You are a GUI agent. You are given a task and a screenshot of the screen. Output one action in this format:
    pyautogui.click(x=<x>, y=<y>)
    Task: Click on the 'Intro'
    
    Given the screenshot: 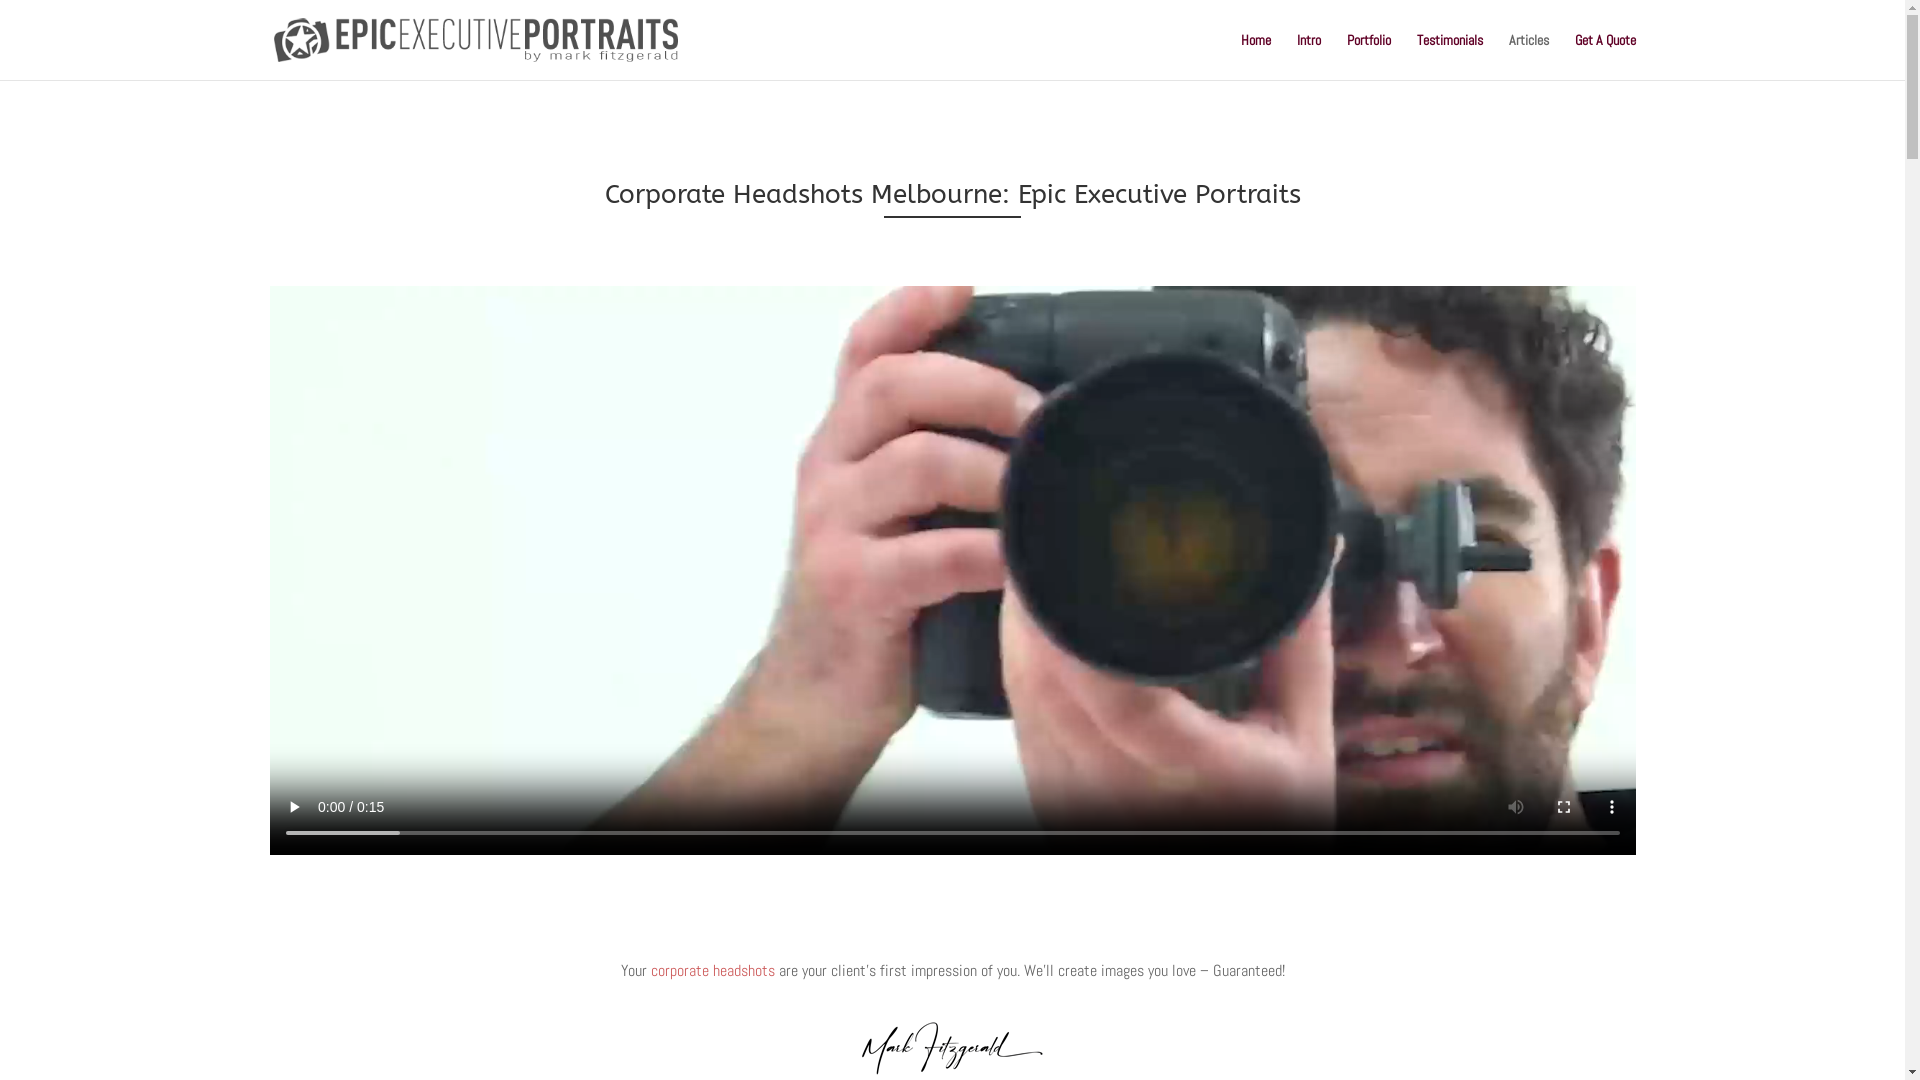 What is the action you would take?
    pyautogui.click(x=1308, y=55)
    